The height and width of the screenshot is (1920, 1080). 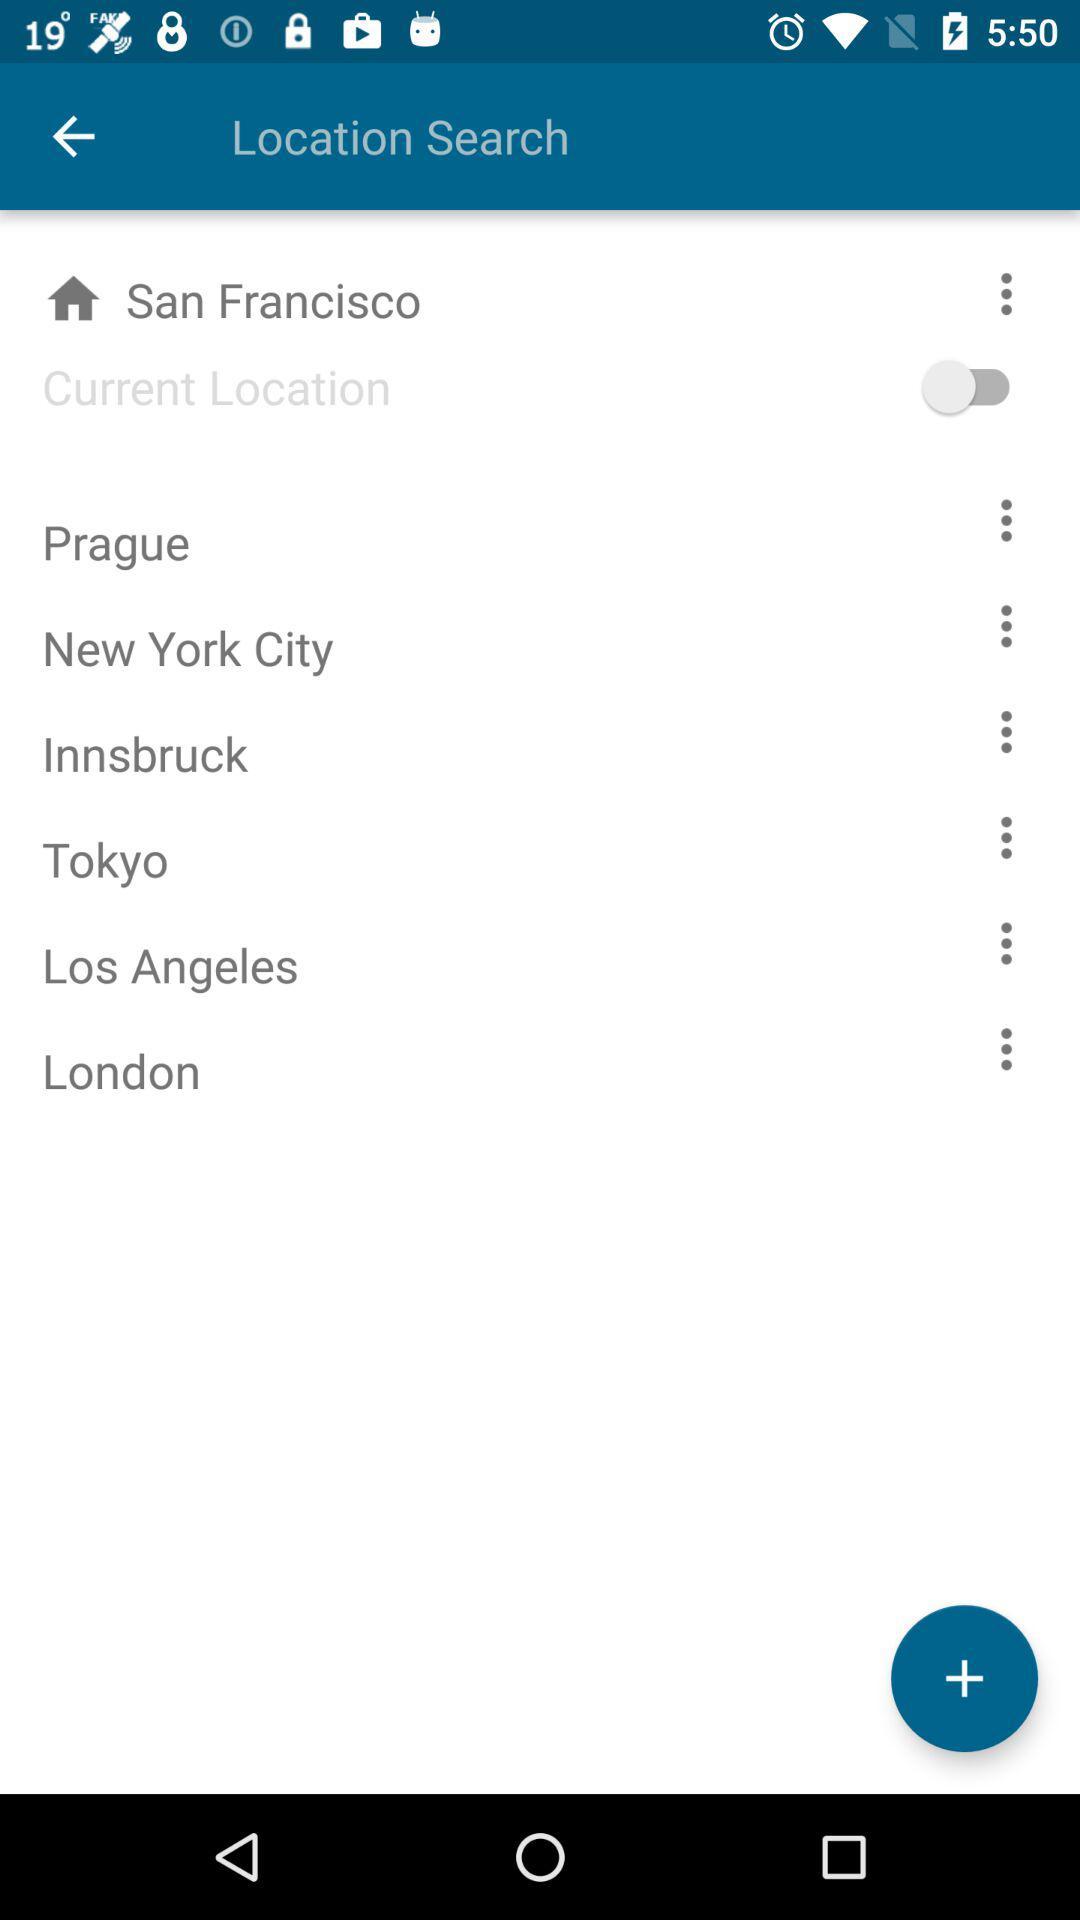 What do you see at coordinates (1006, 730) in the screenshot?
I see `more options` at bounding box center [1006, 730].